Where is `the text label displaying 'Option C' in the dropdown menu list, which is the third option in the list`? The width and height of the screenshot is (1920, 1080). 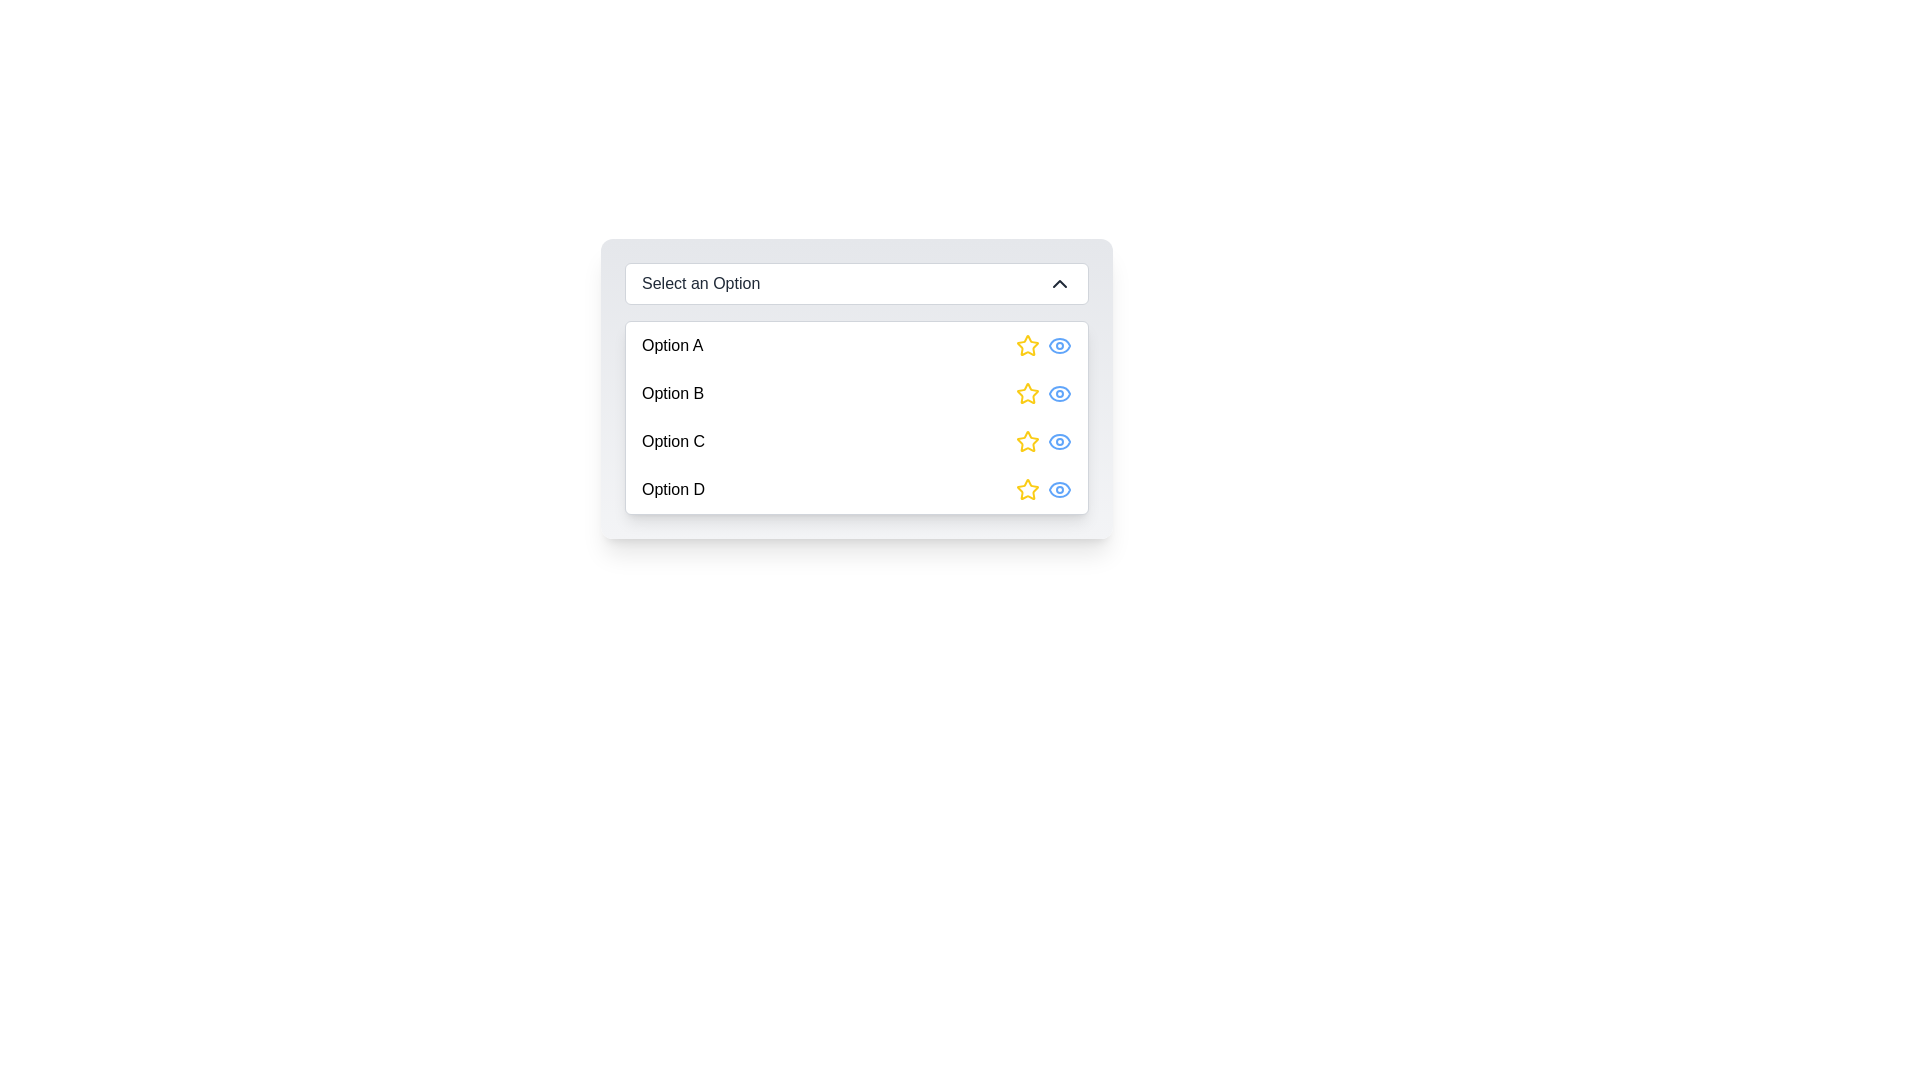
the text label displaying 'Option C' in the dropdown menu list, which is the third option in the list is located at coordinates (673, 441).